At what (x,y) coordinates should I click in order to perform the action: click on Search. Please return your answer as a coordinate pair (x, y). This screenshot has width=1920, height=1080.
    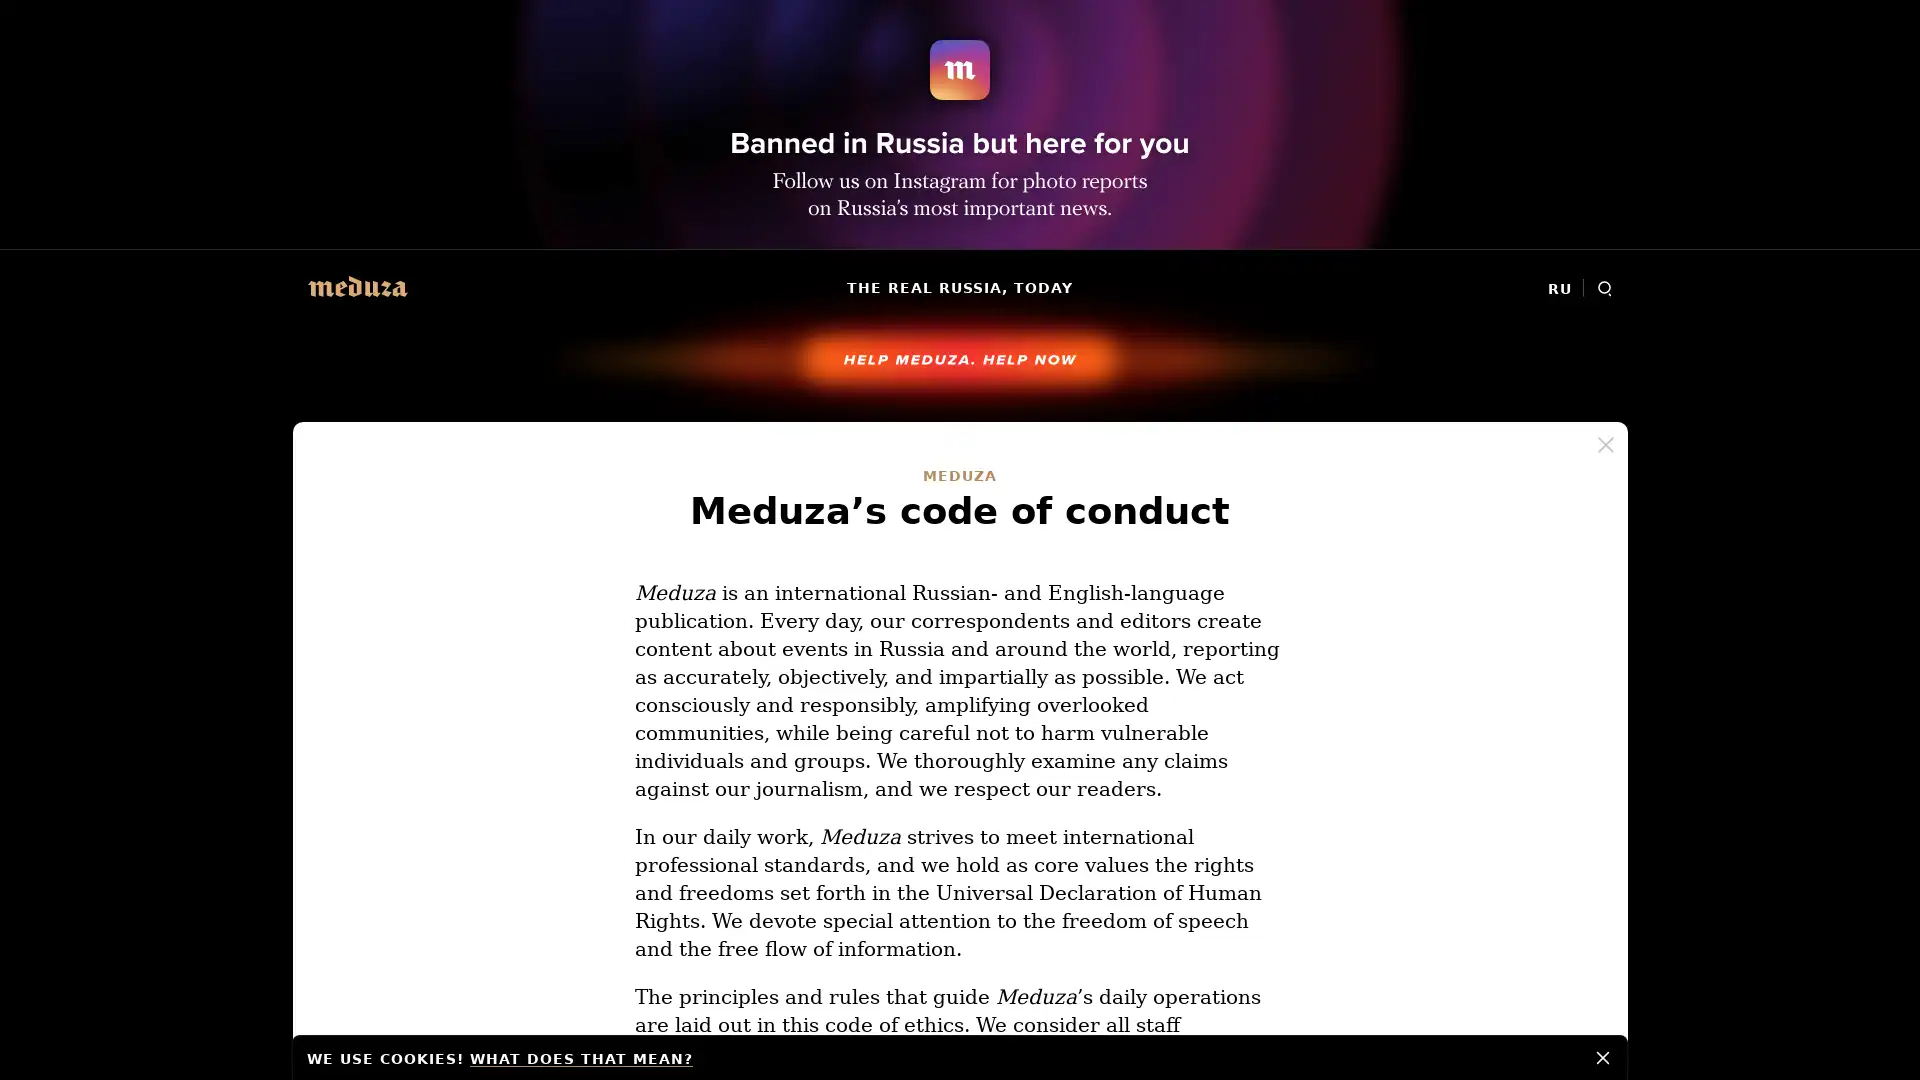
    Looking at the image, I should click on (1604, 288).